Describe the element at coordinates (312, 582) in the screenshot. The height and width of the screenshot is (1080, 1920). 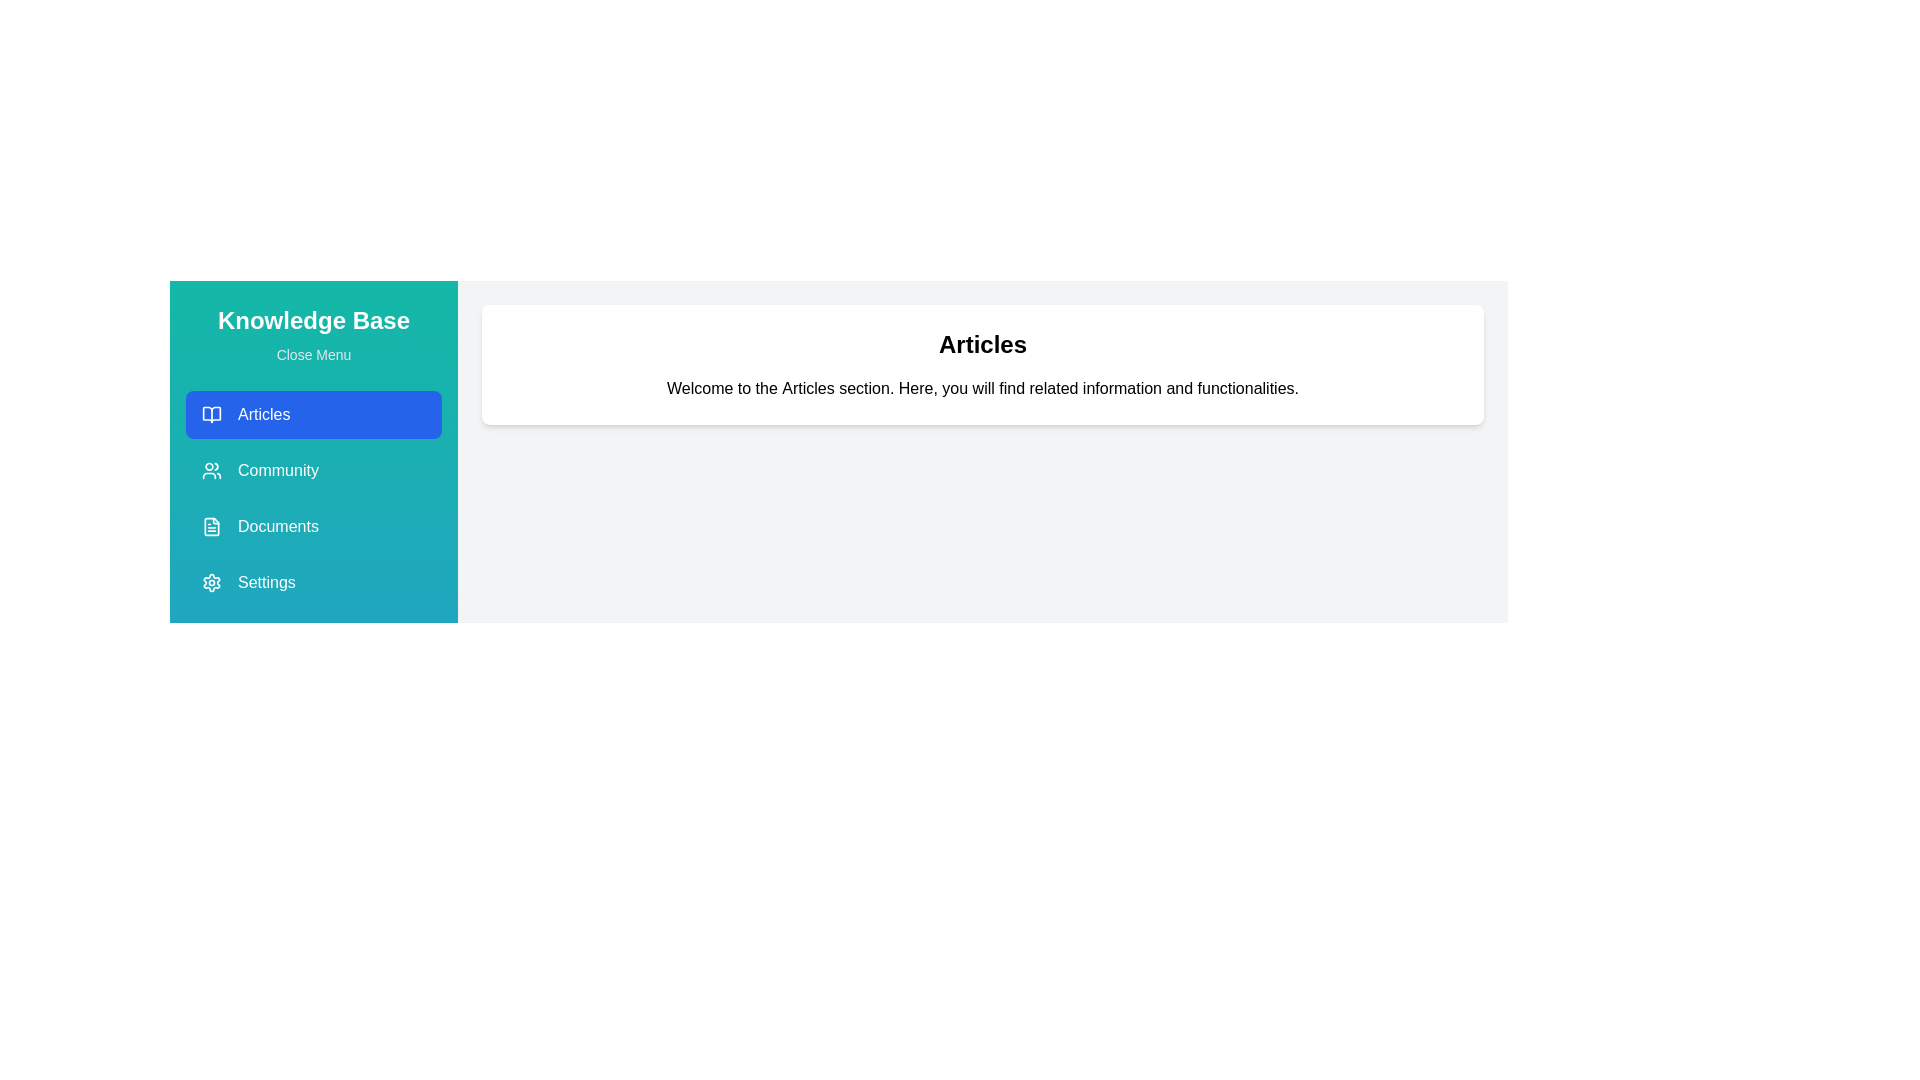
I see `the menu section Settings` at that location.